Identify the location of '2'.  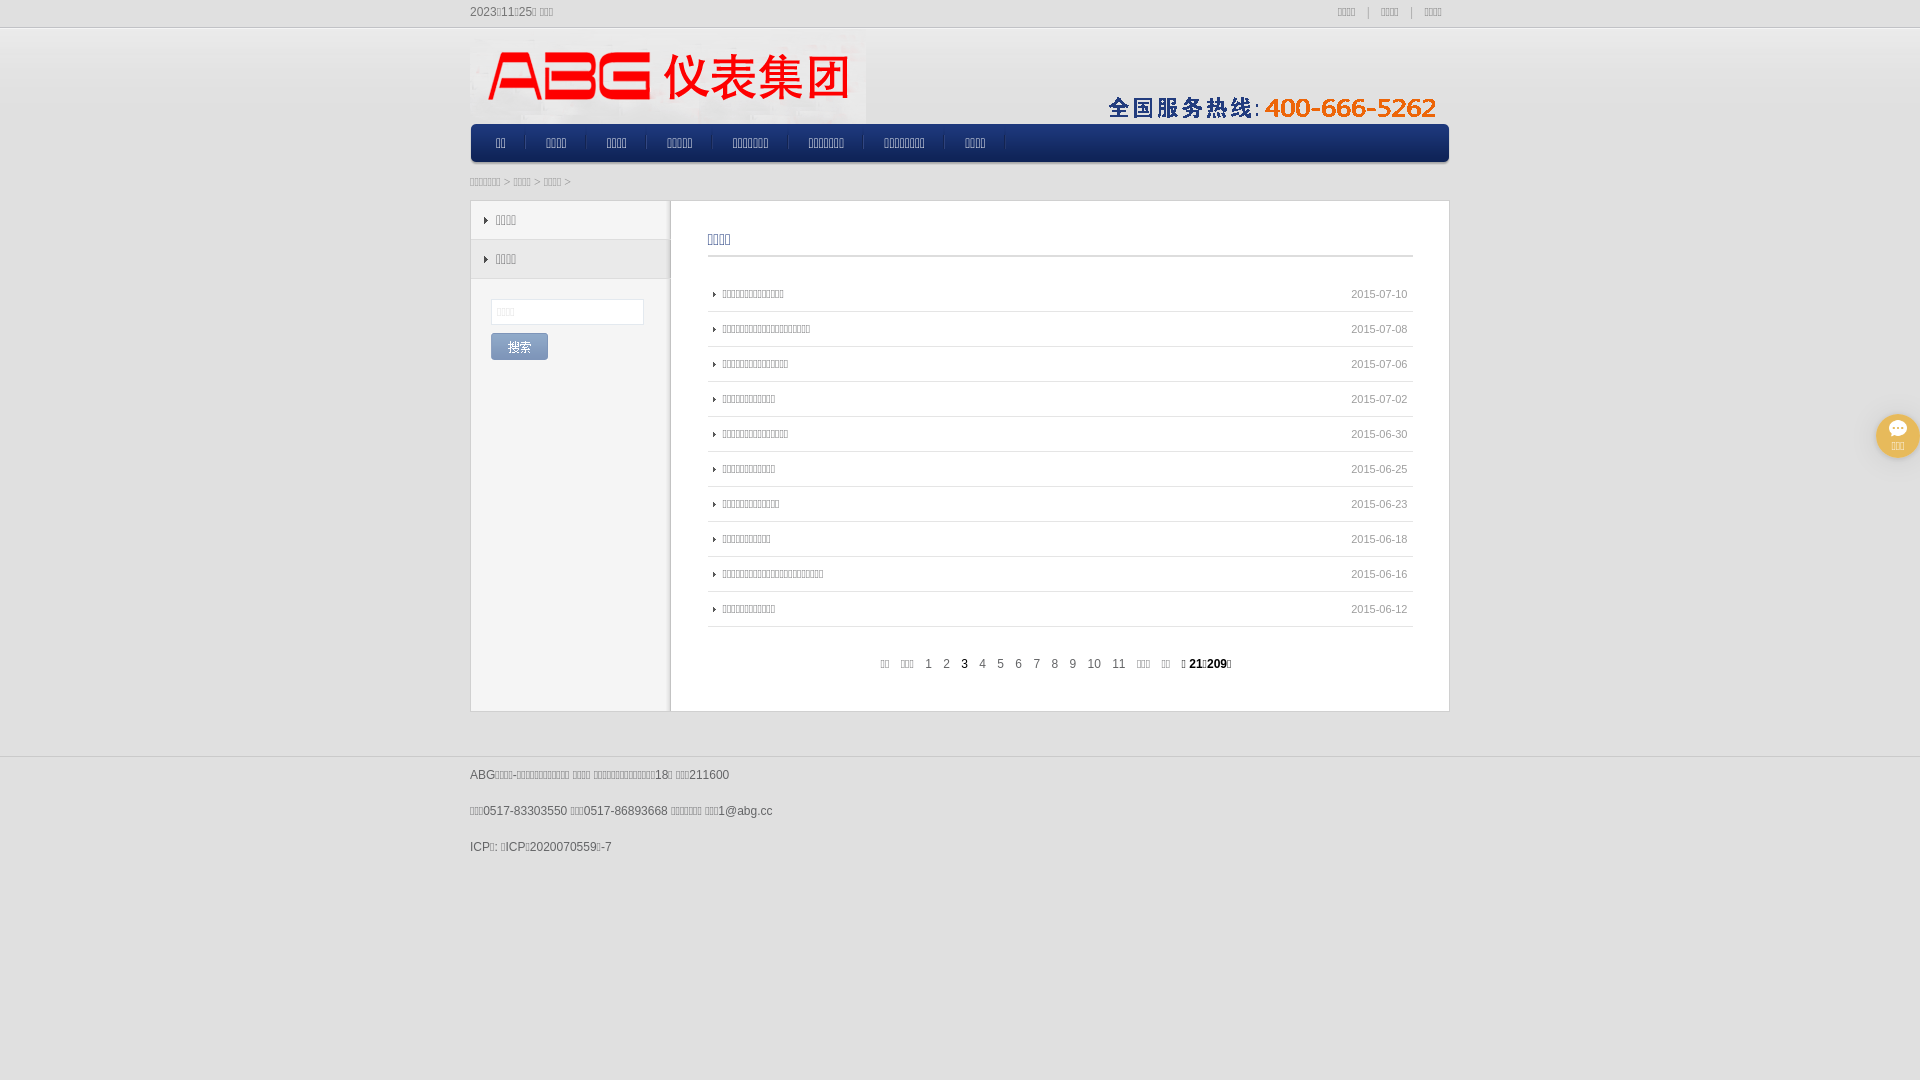
(945, 663).